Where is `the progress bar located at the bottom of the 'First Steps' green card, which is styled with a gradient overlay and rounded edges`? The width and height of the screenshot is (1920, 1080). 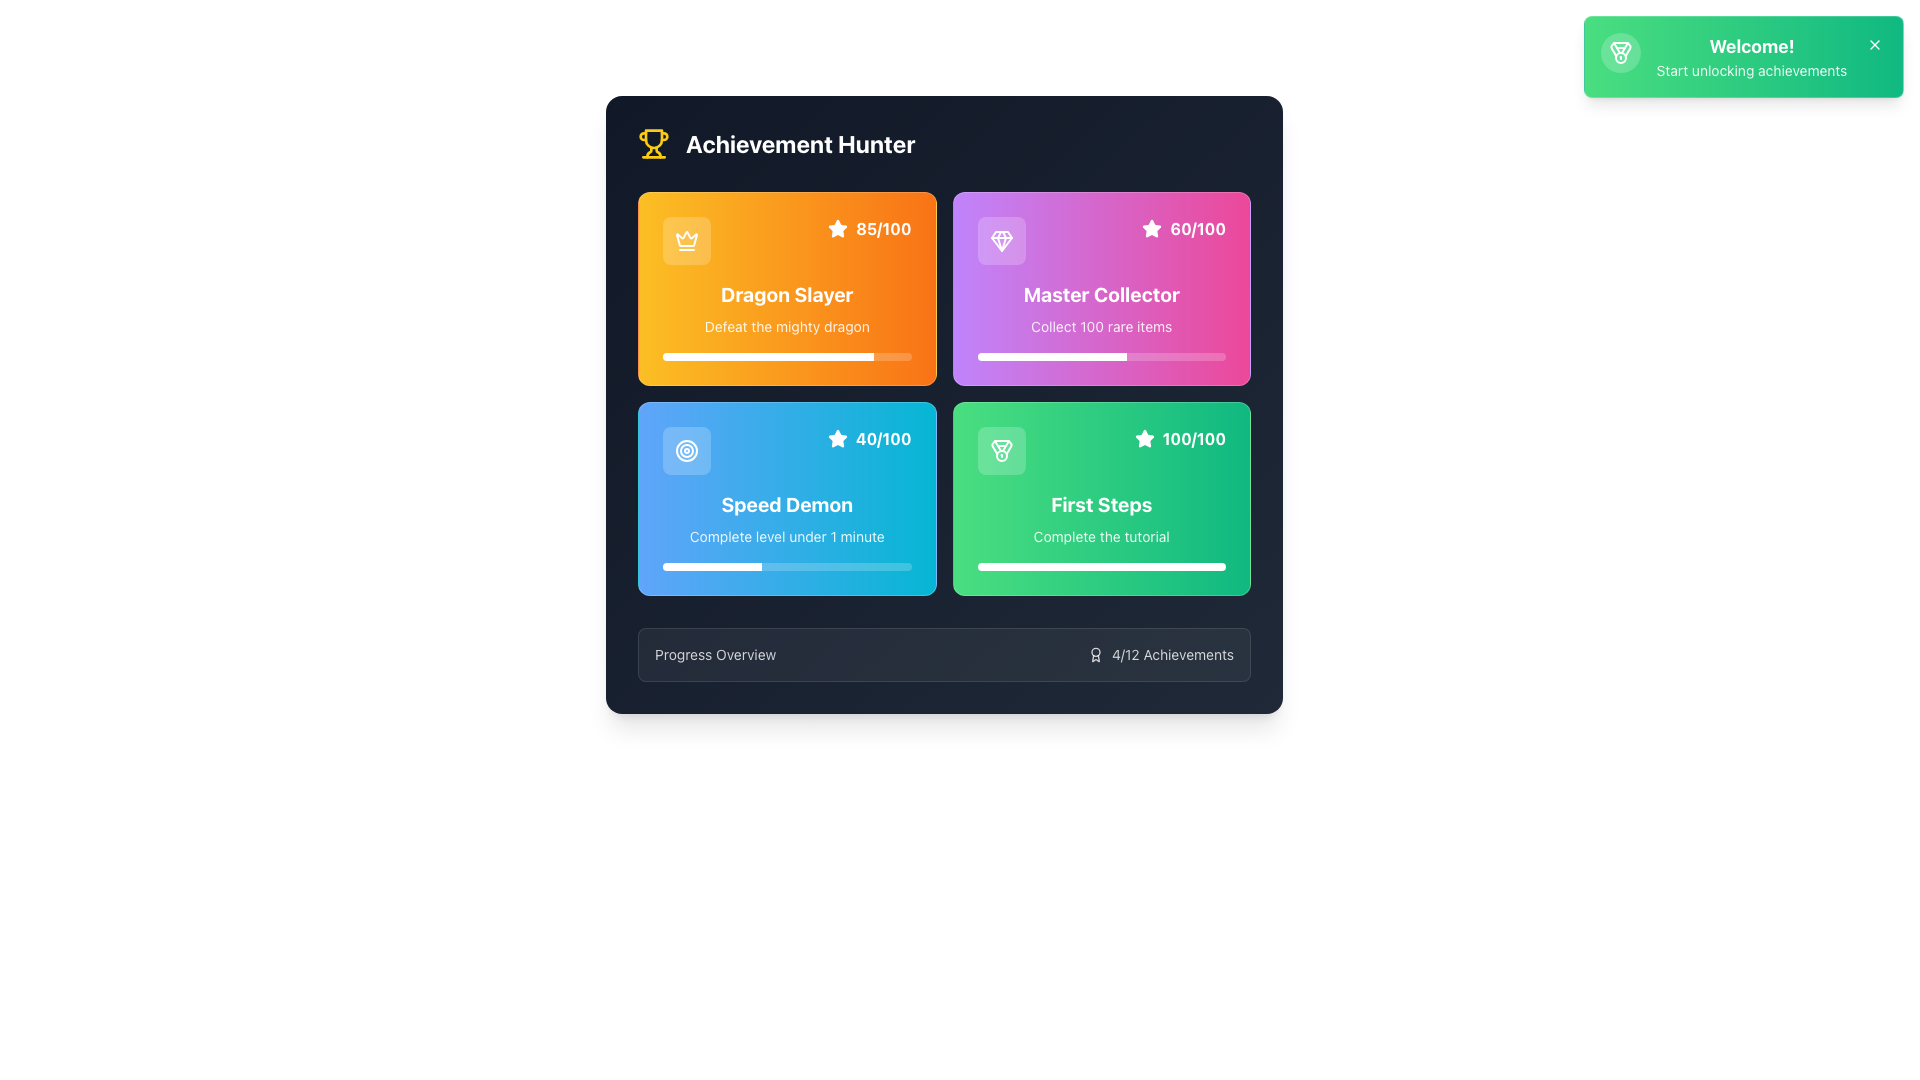
the progress bar located at the bottom of the 'First Steps' green card, which is styled with a gradient overlay and rounded edges is located at coordinates (1100, 567).